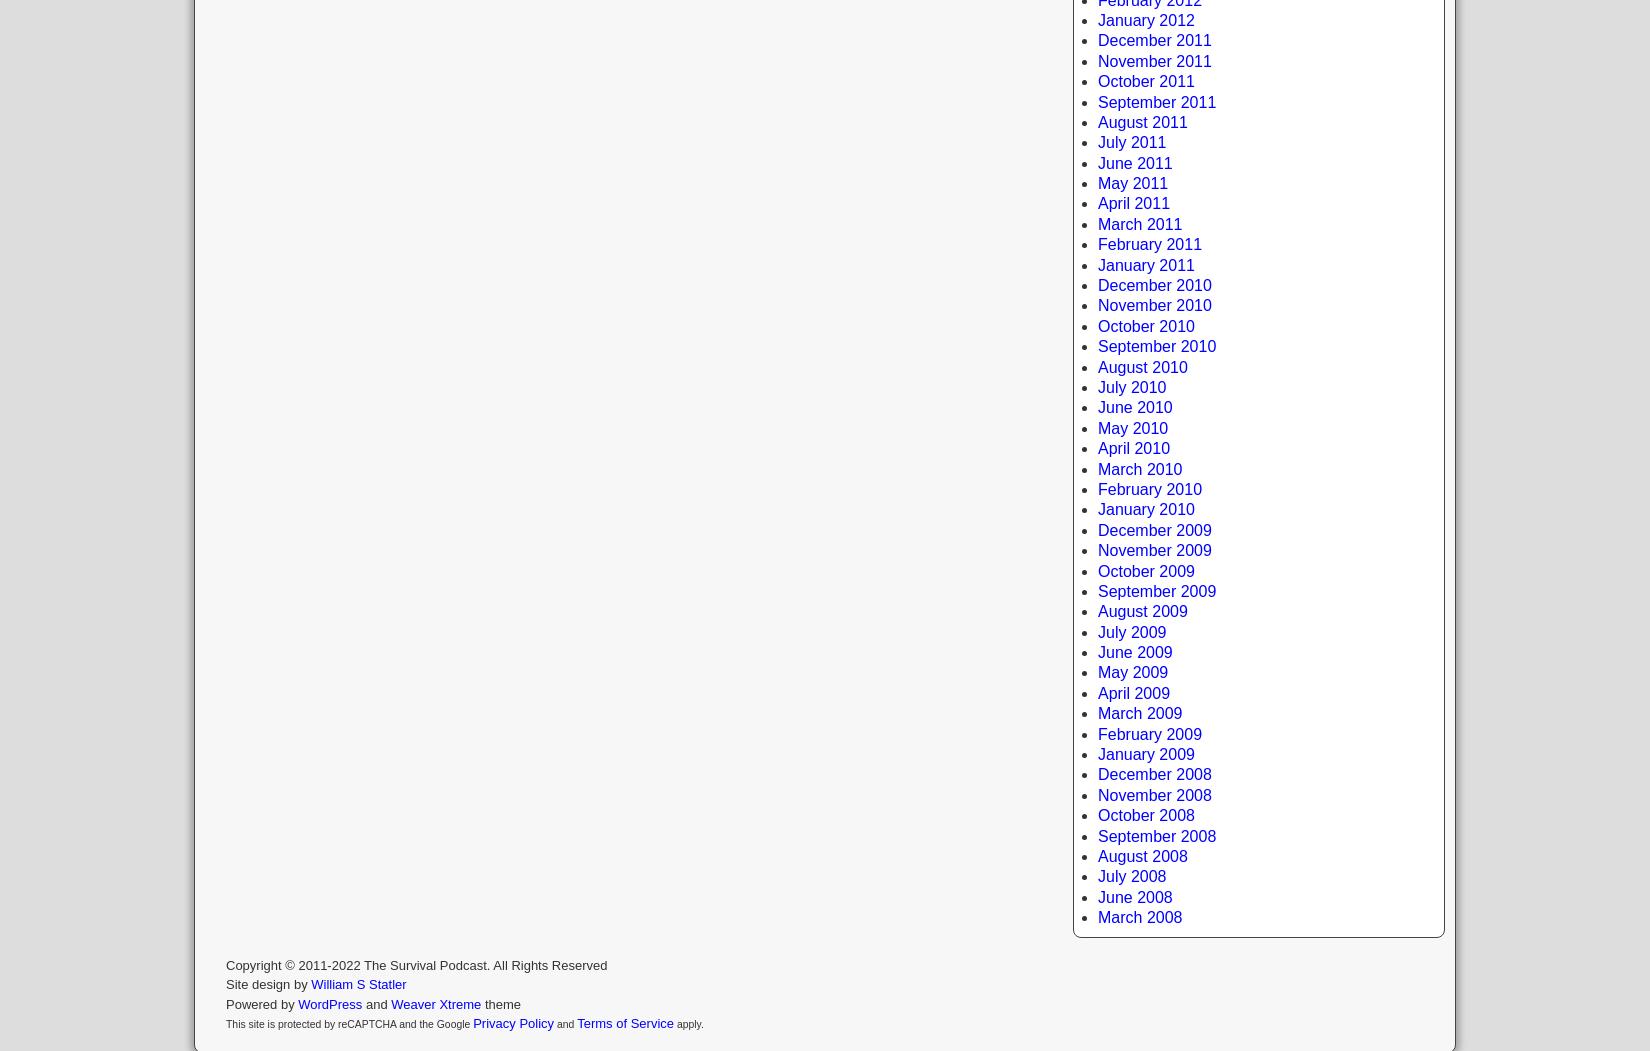 This screenshot has width=1650, height=1051. I want to click on 'Terms of Service', so click(624, 1022).